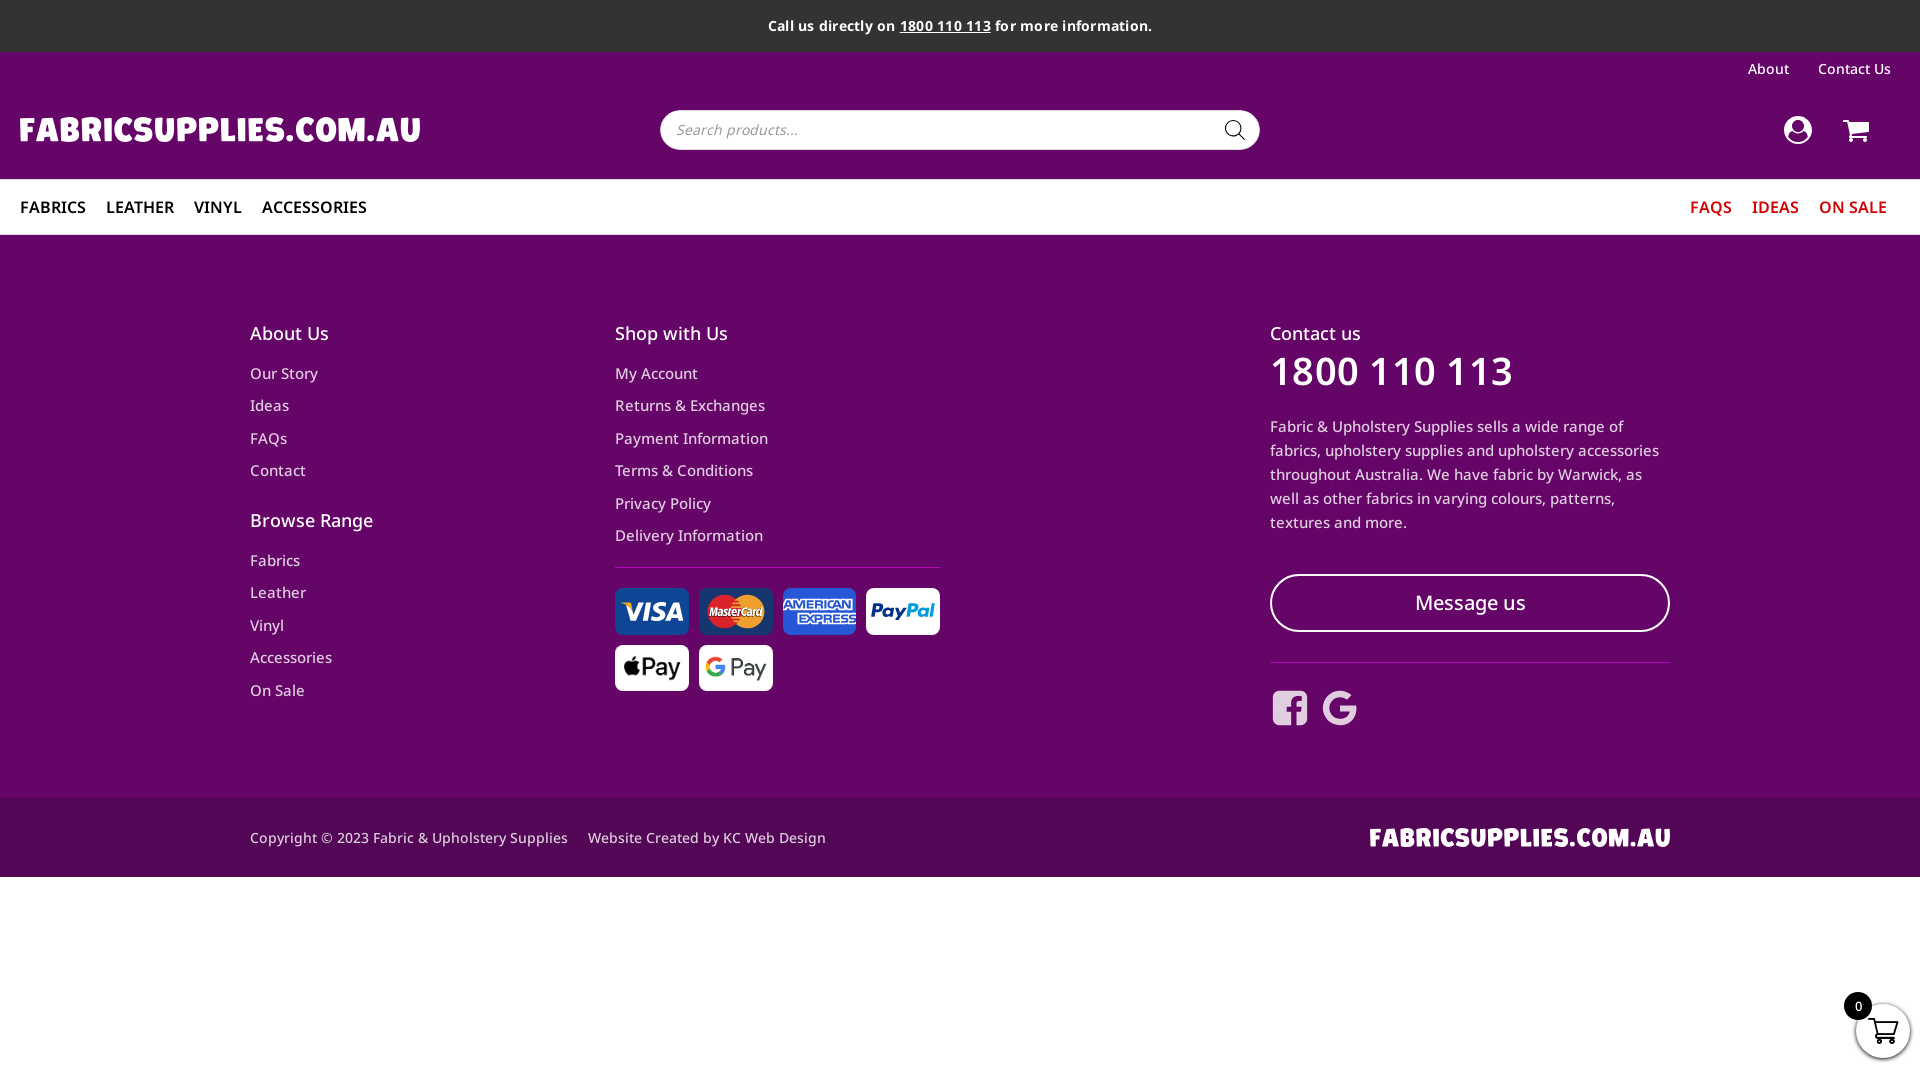 The width and height of the screenshot is (1920, 1080). I want to click on 'Vinyl', so click(266, 624).